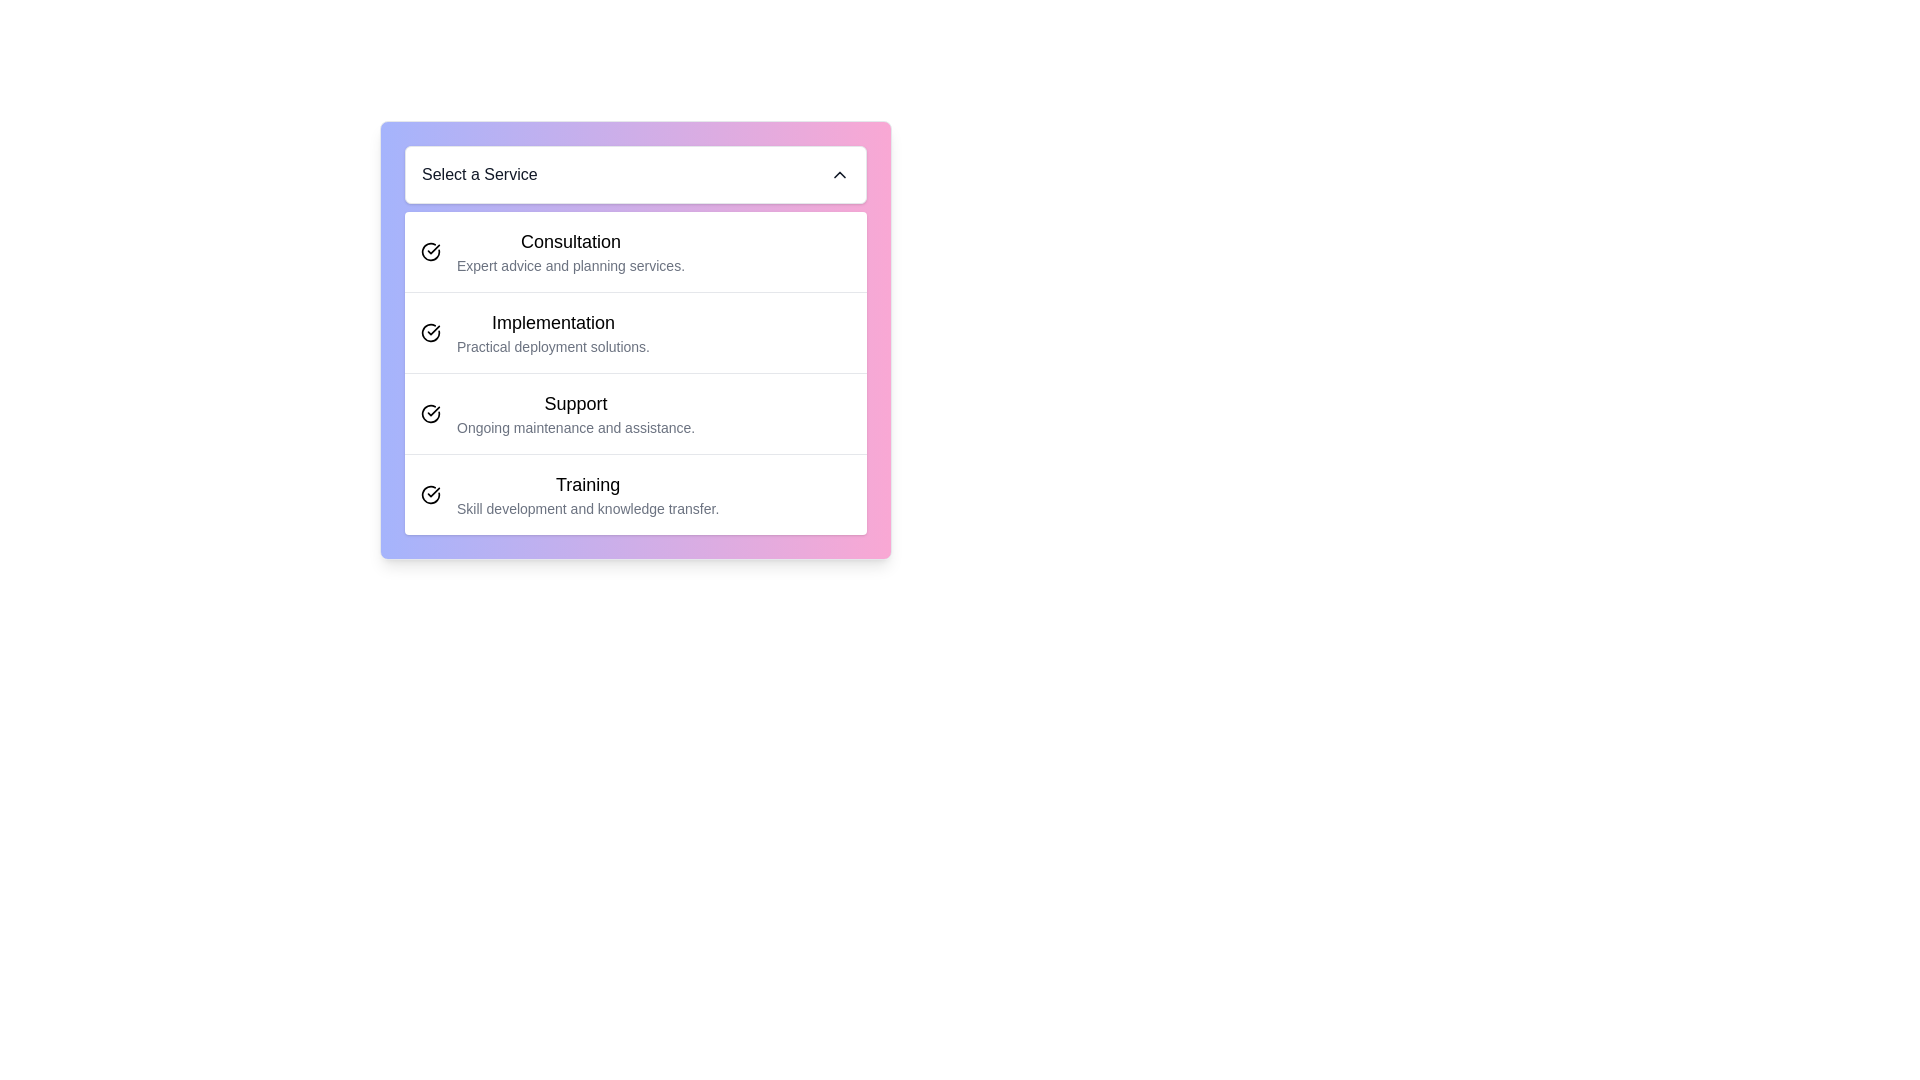  Describe the element at coordinates (430, 331) in the screenshot. I see `the selection indication by clicking on the circular black checkmark icon aligned to the left of the 'Implementation' text in the list item` at that location.